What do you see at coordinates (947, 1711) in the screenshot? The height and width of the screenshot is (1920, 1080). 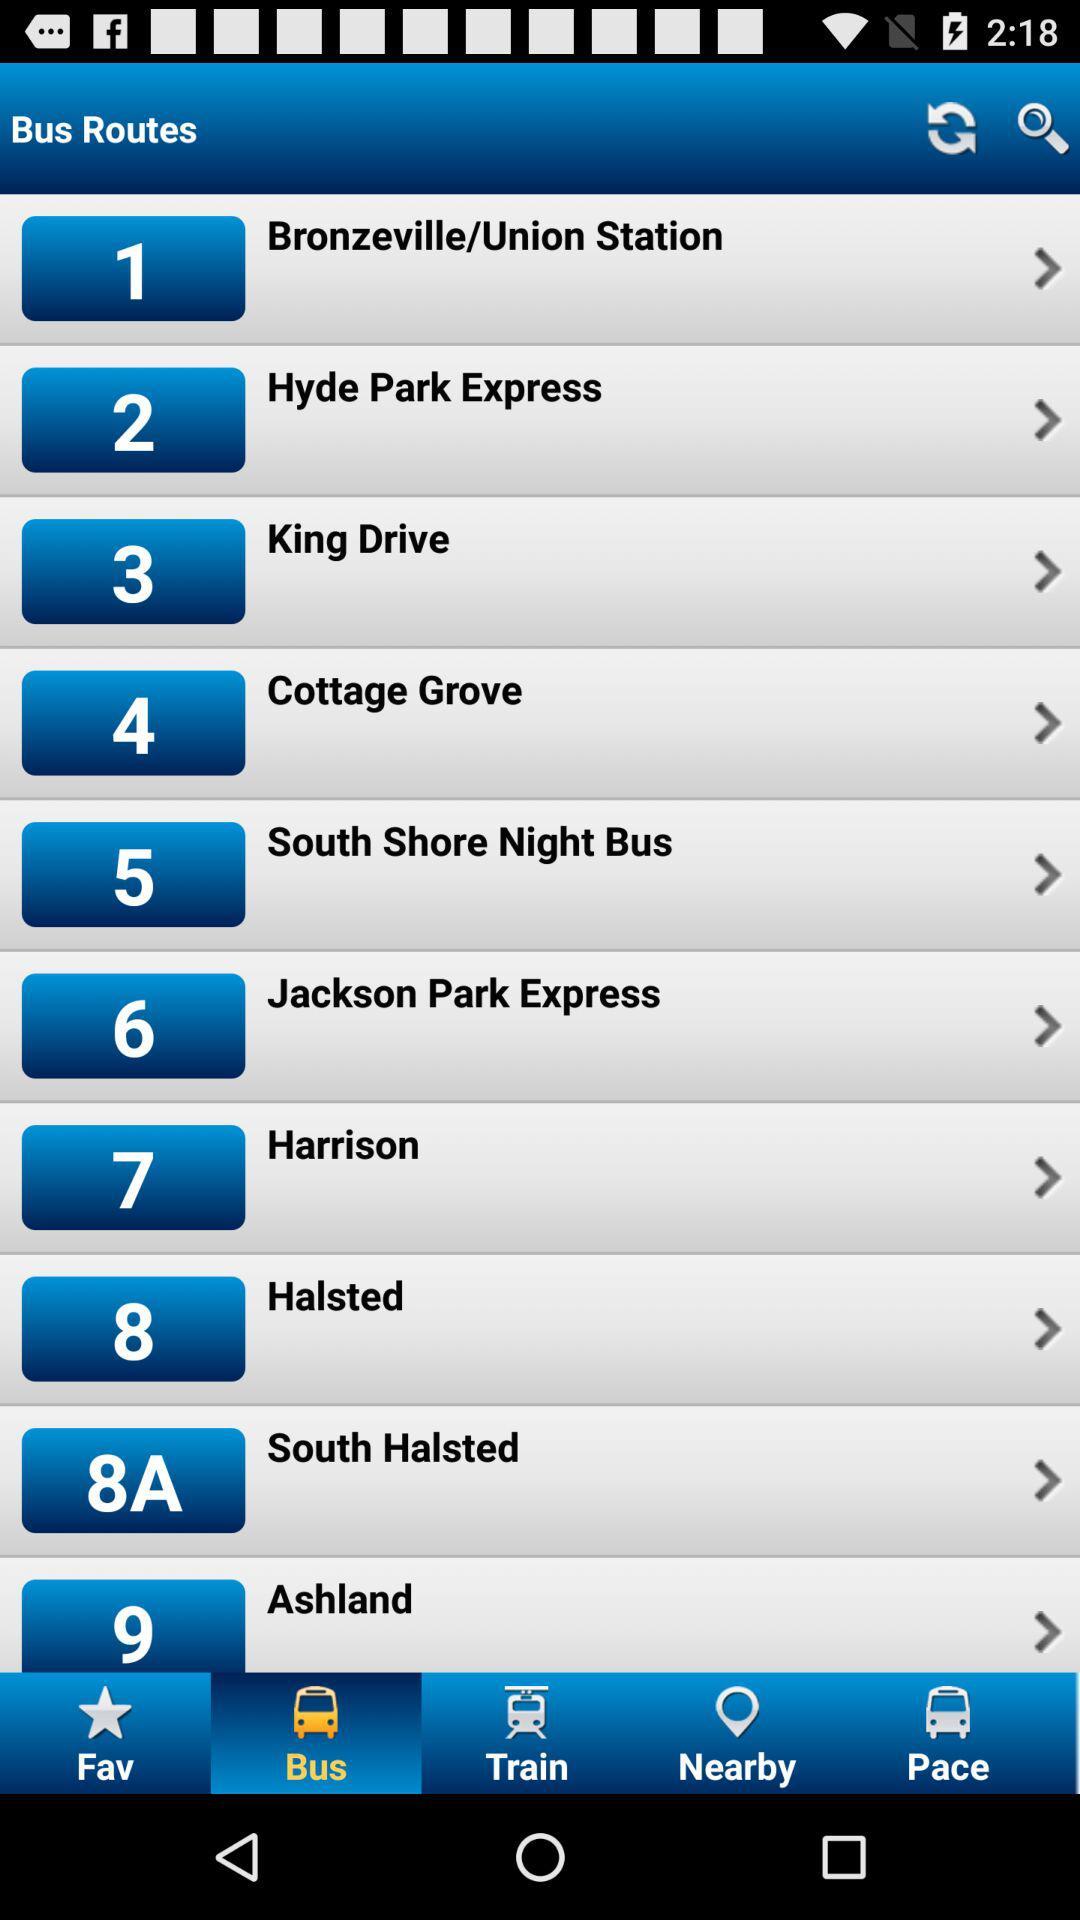 I see `the icon on the bottom right corner of the web page` at bounding box center [947, 1711].